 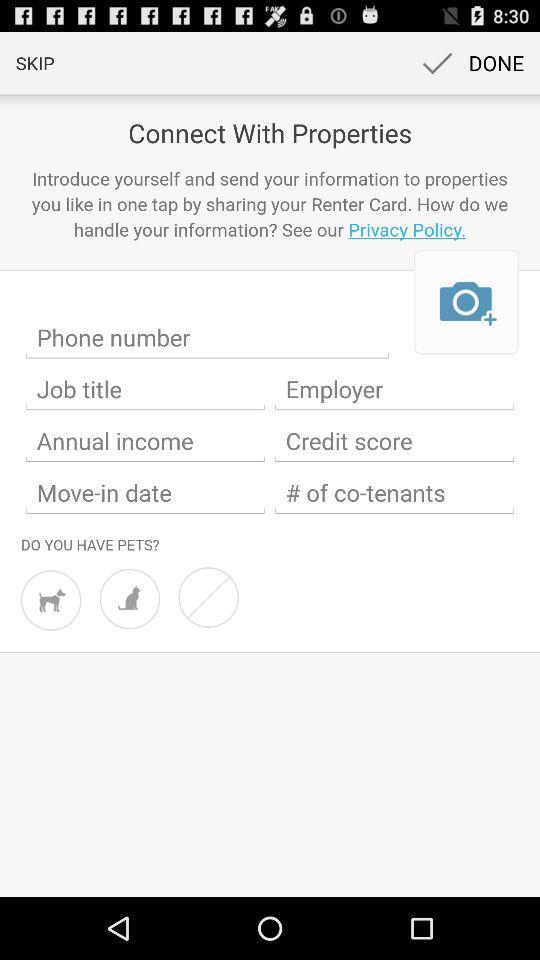 I want to click on photo, so click(x=466, y=302).